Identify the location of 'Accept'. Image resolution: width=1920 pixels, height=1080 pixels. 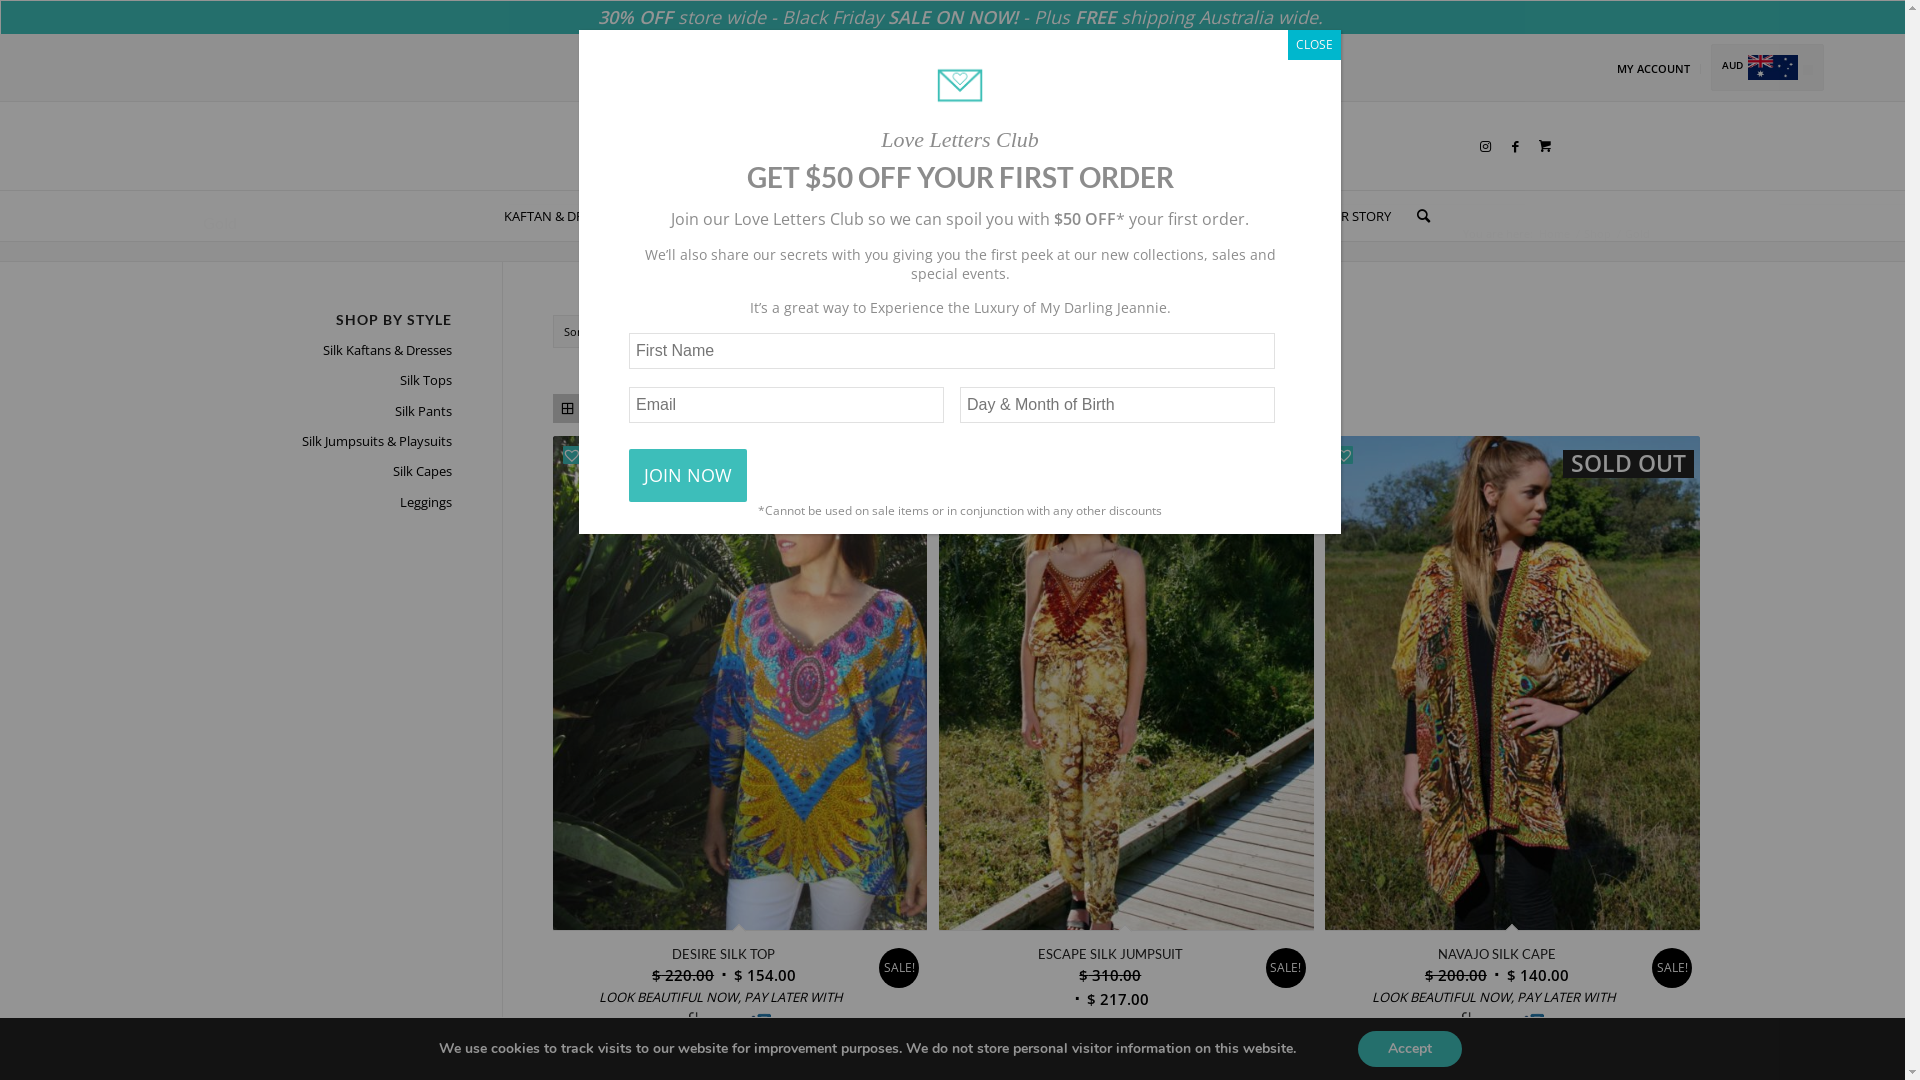
(1409, 1048).